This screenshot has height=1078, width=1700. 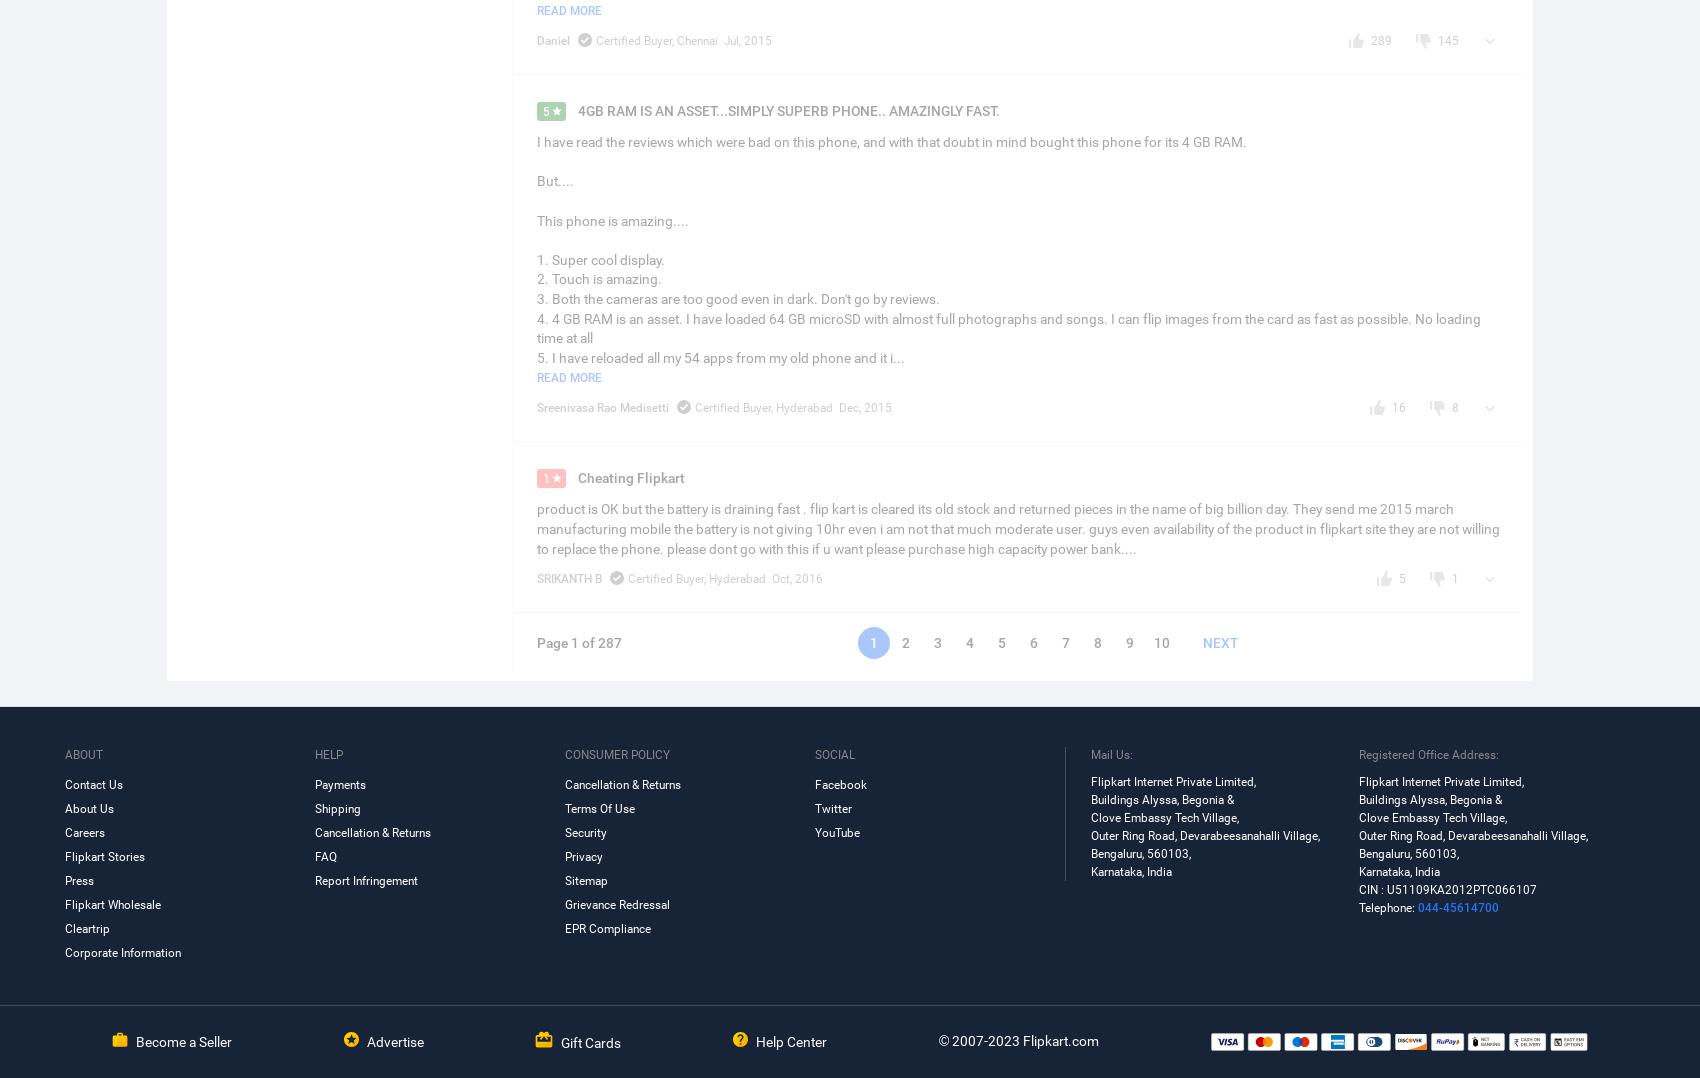 What do you see at coordinates (85, 832) in the screenshot?
I see `'Careers'` at bounding box center [85, 832].